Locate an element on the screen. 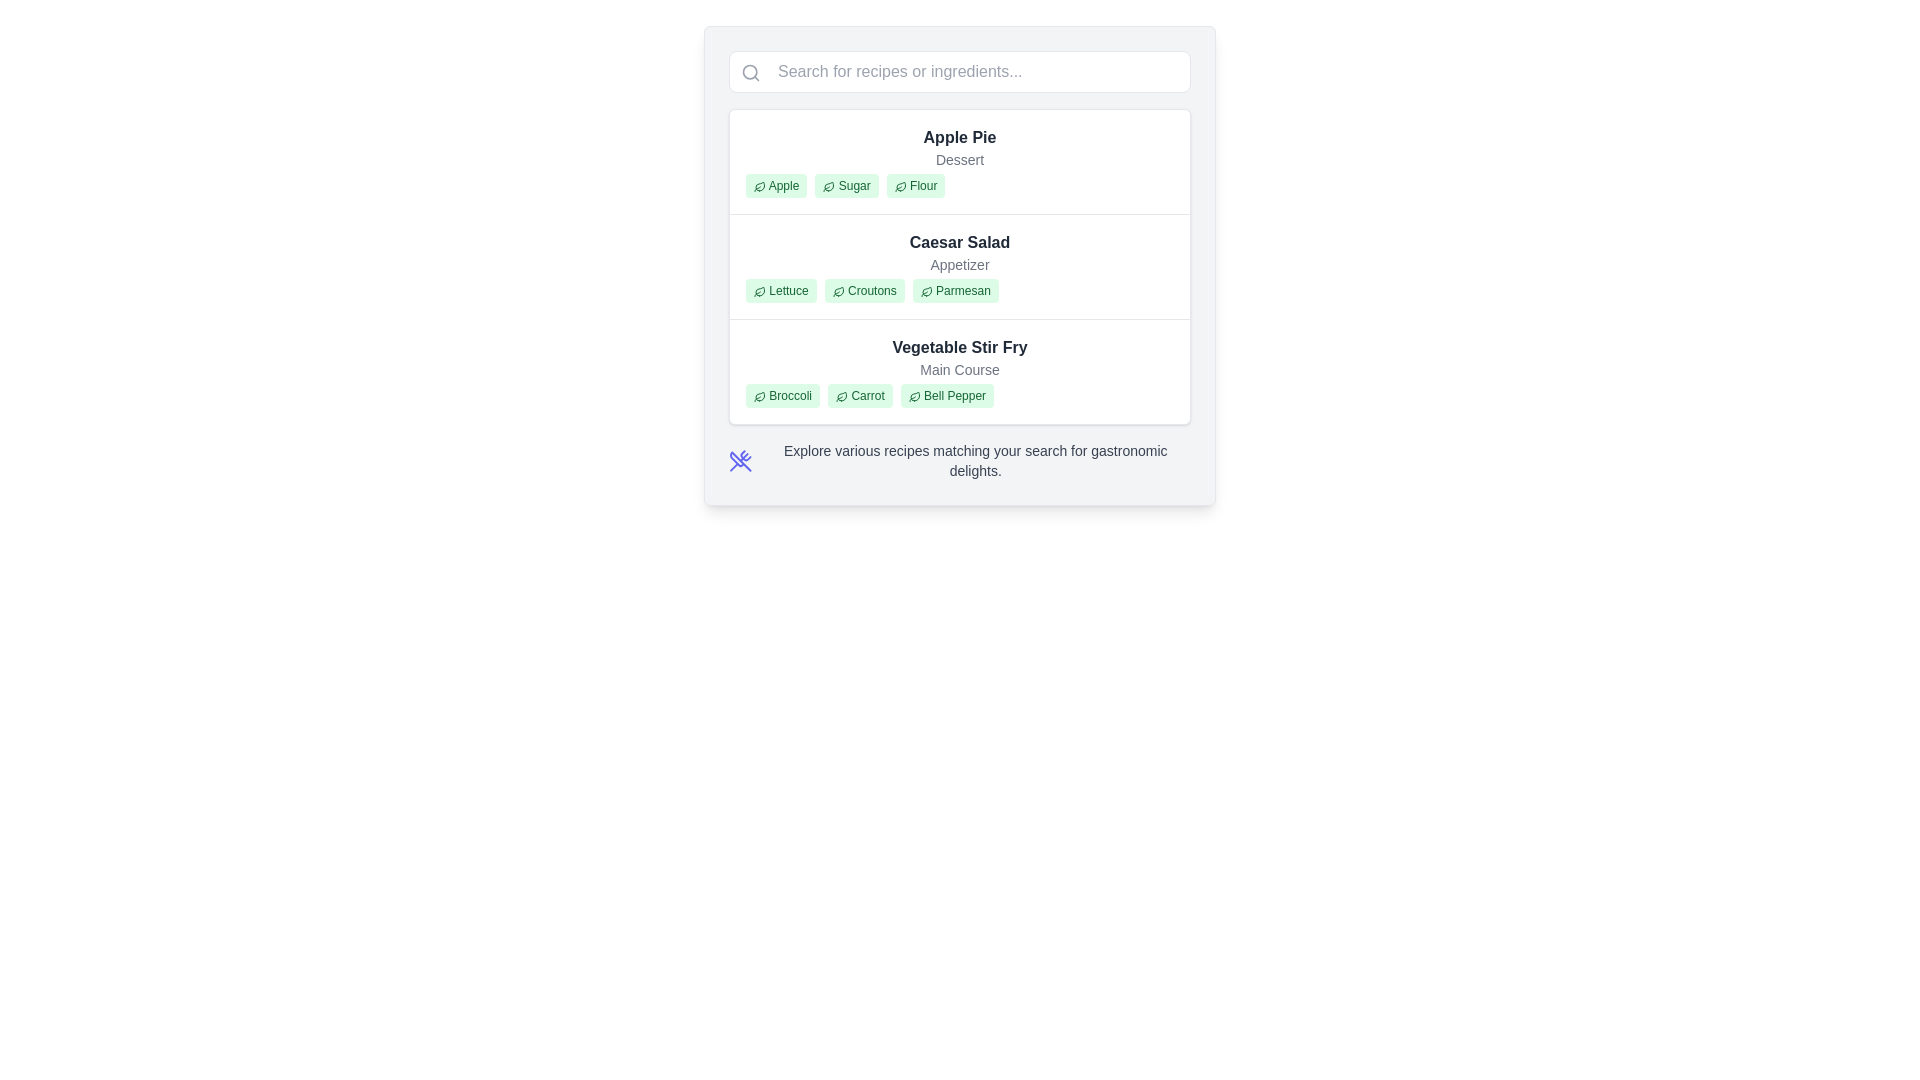 The height and width of the screenshot is (1080, 1920). the tag group that visually highlights the ingredients associated with the 'Caesar Salad' entry, located below the 'Caesar Salad' title and above the 'Vegetable Stir Fry' entry is located at coordinates (960, 290).